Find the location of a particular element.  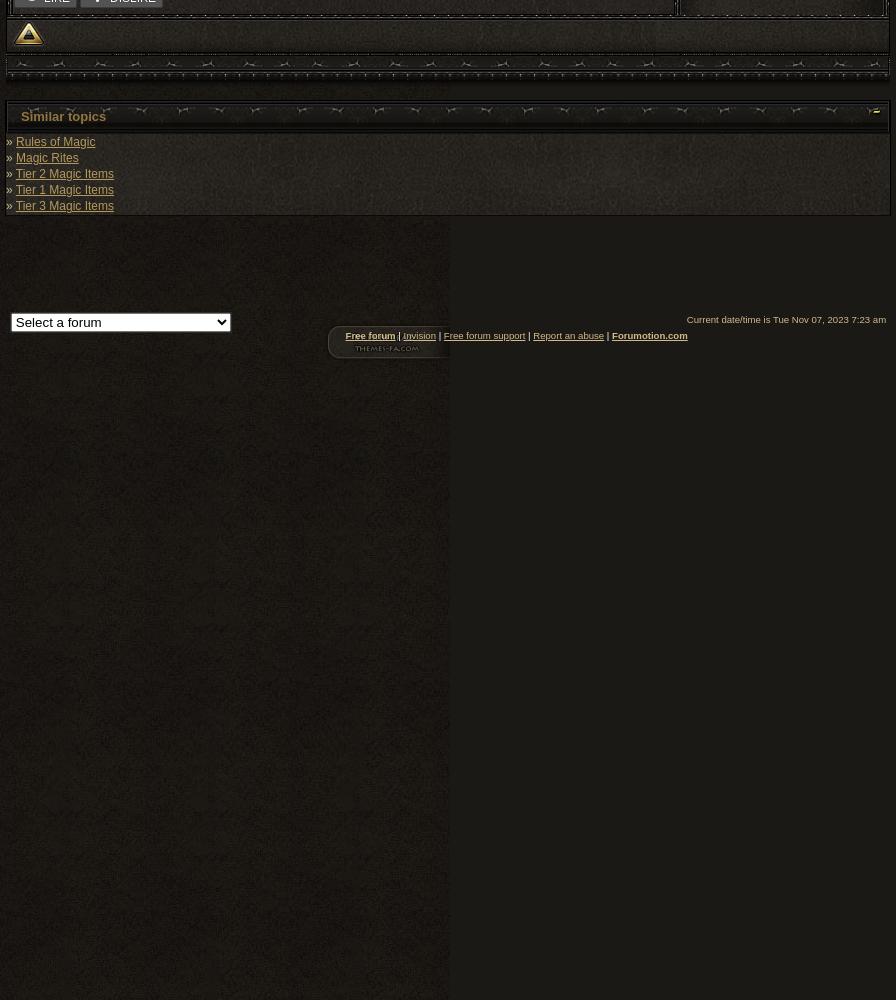

'Report an abuse' is located at coordinates (533, 333).